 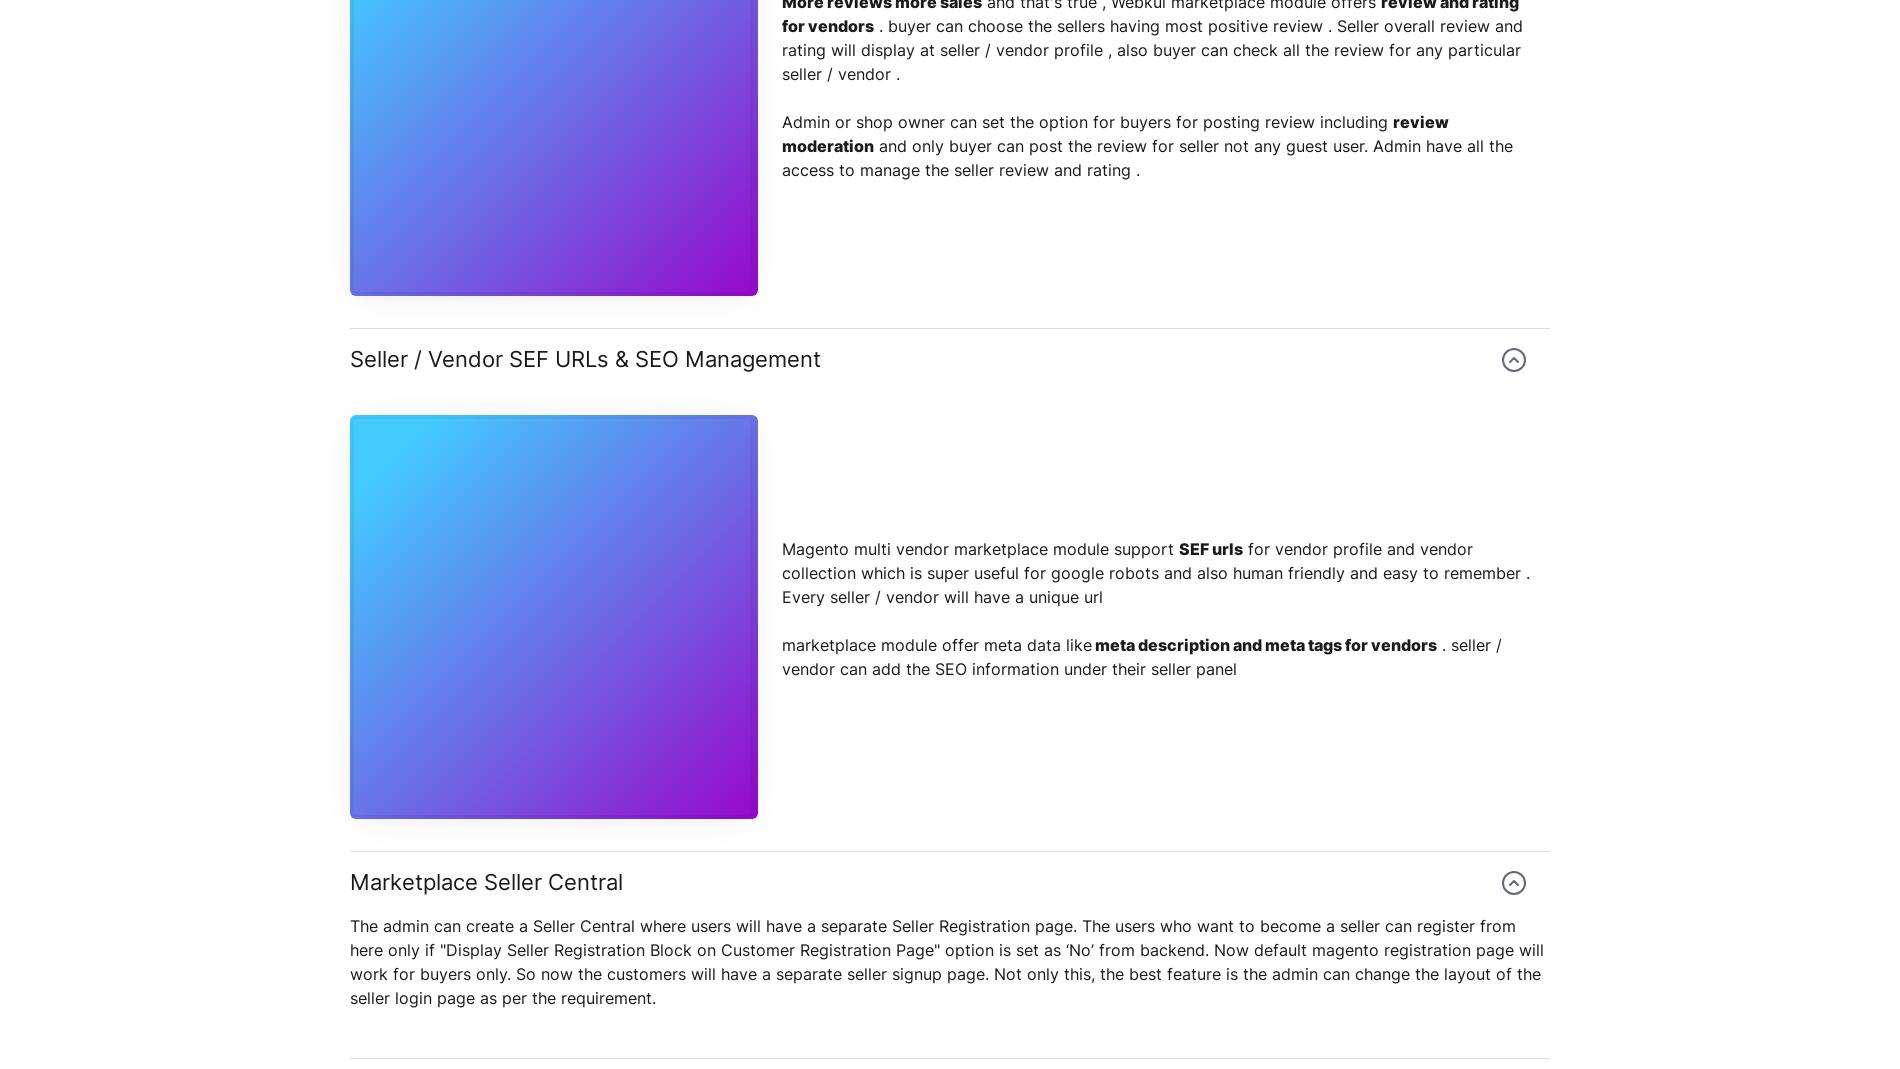 I want to click on 'marketplace module offer meta data like', so click(x=936, y=644).